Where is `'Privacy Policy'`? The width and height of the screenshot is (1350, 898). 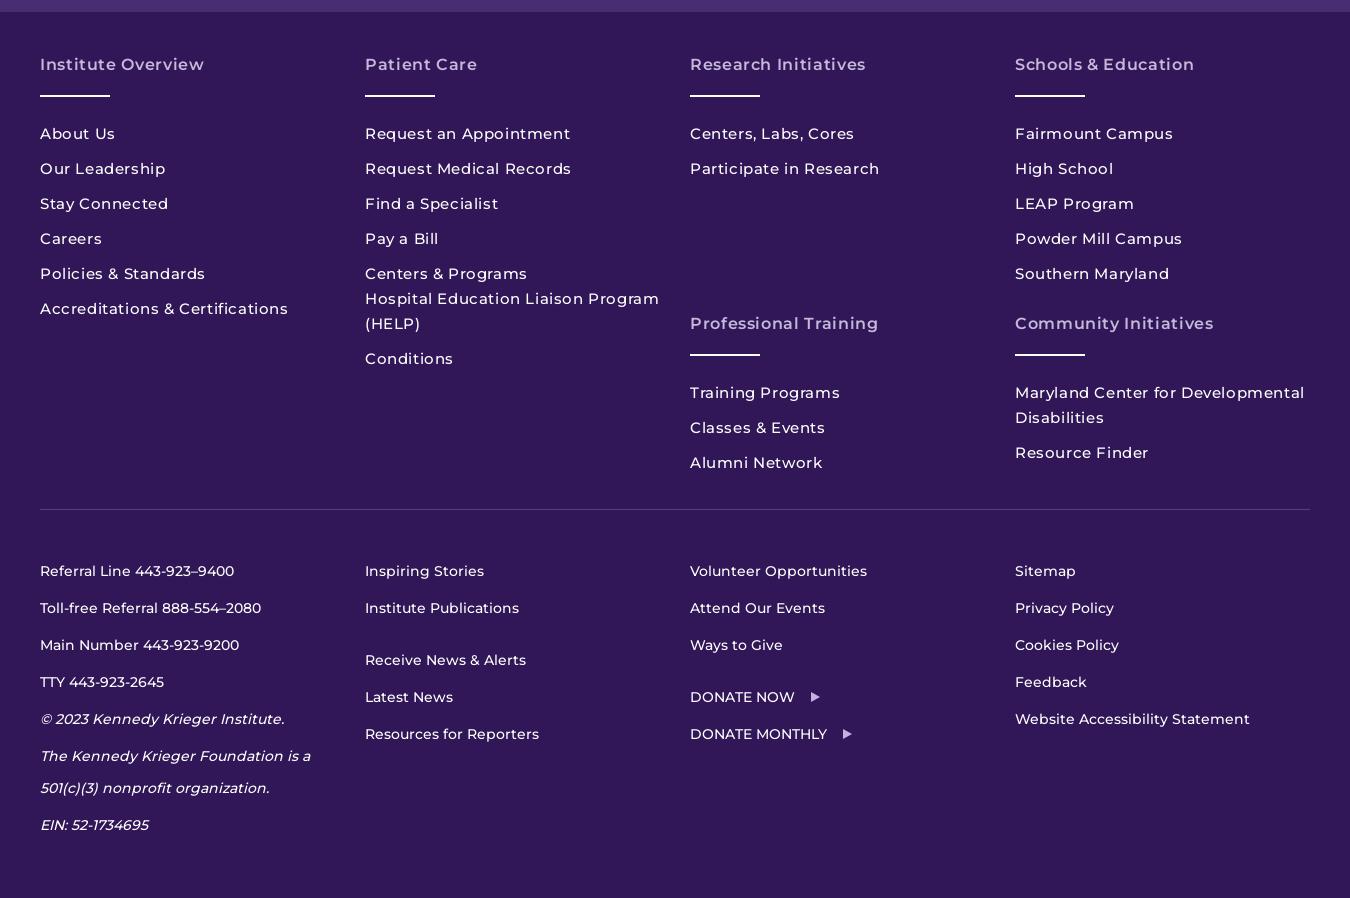
'Privacy Policy' is located at coordinates (1064, 607).